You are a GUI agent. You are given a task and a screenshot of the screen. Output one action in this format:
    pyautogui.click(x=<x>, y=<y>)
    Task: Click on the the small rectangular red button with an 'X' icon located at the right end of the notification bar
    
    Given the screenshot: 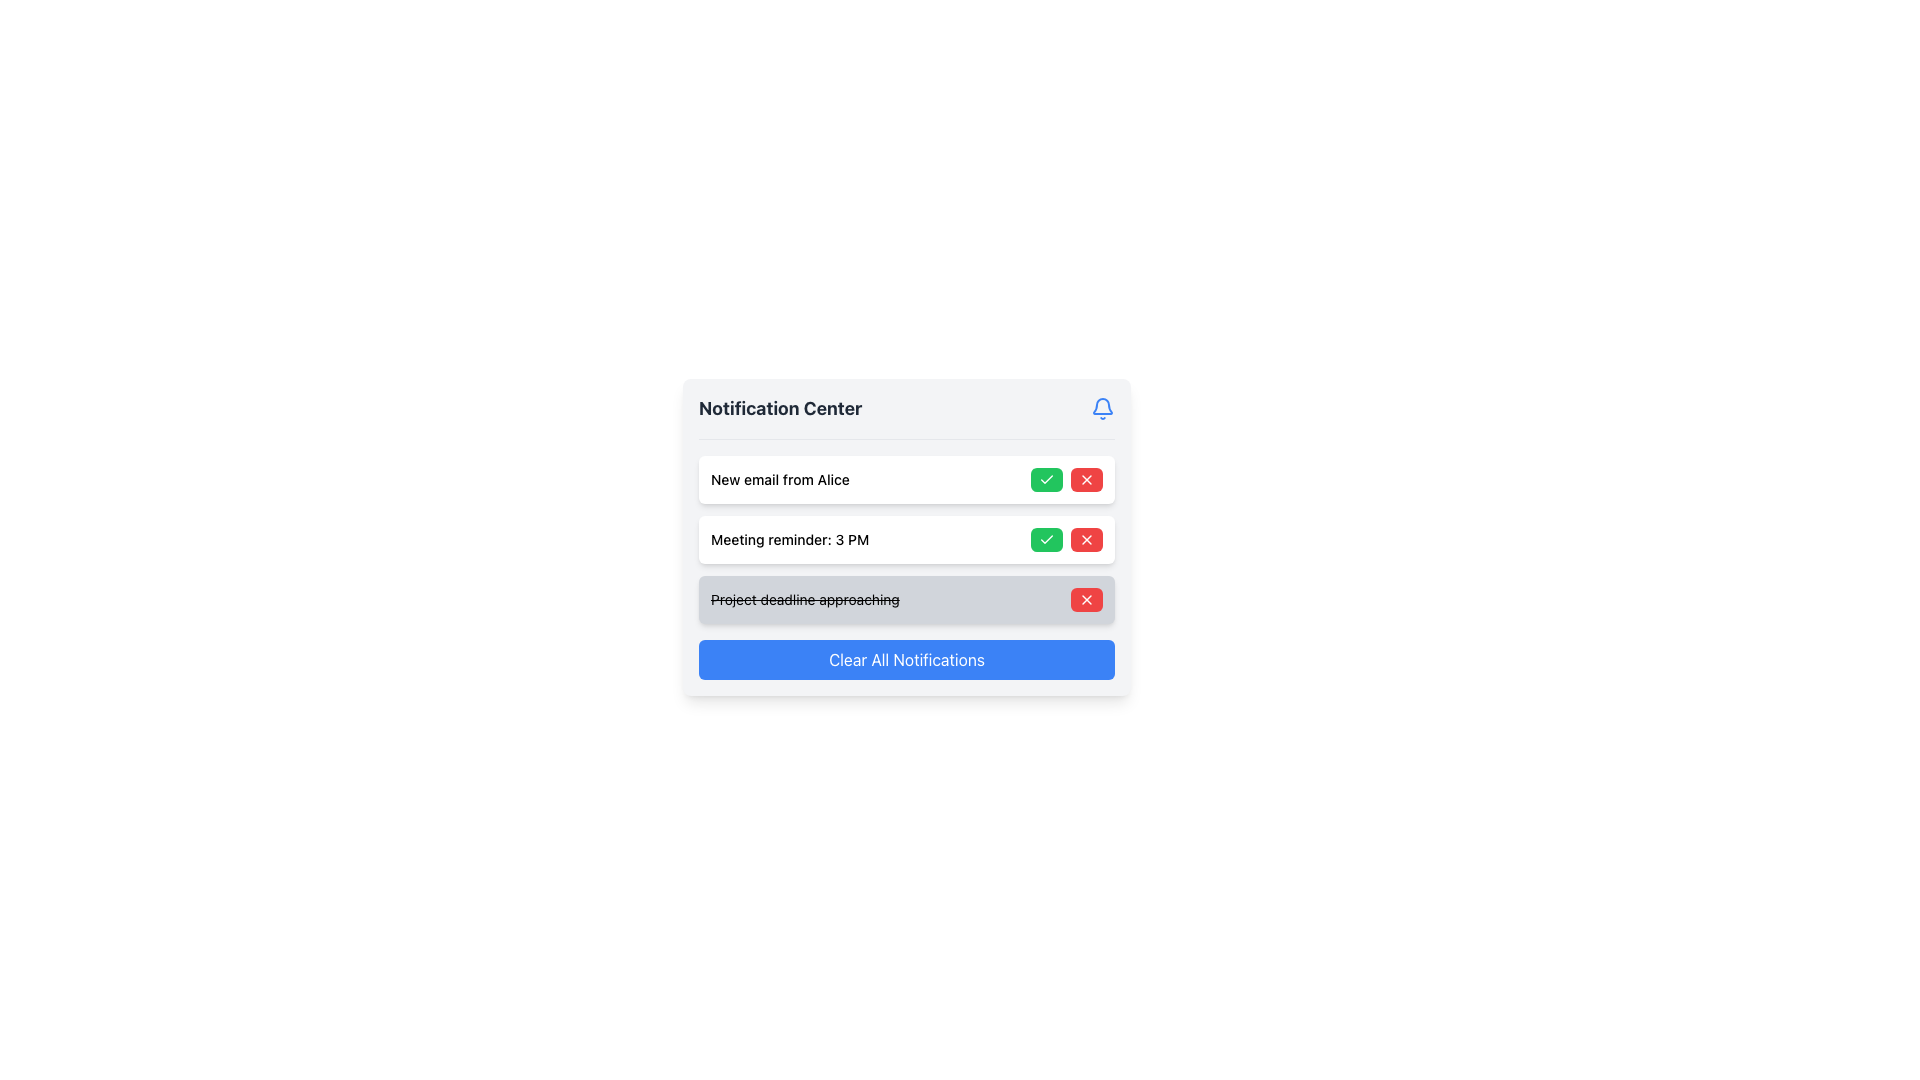 What is the action you would take?
    pyautogui.click(x=1085, y=479)
    